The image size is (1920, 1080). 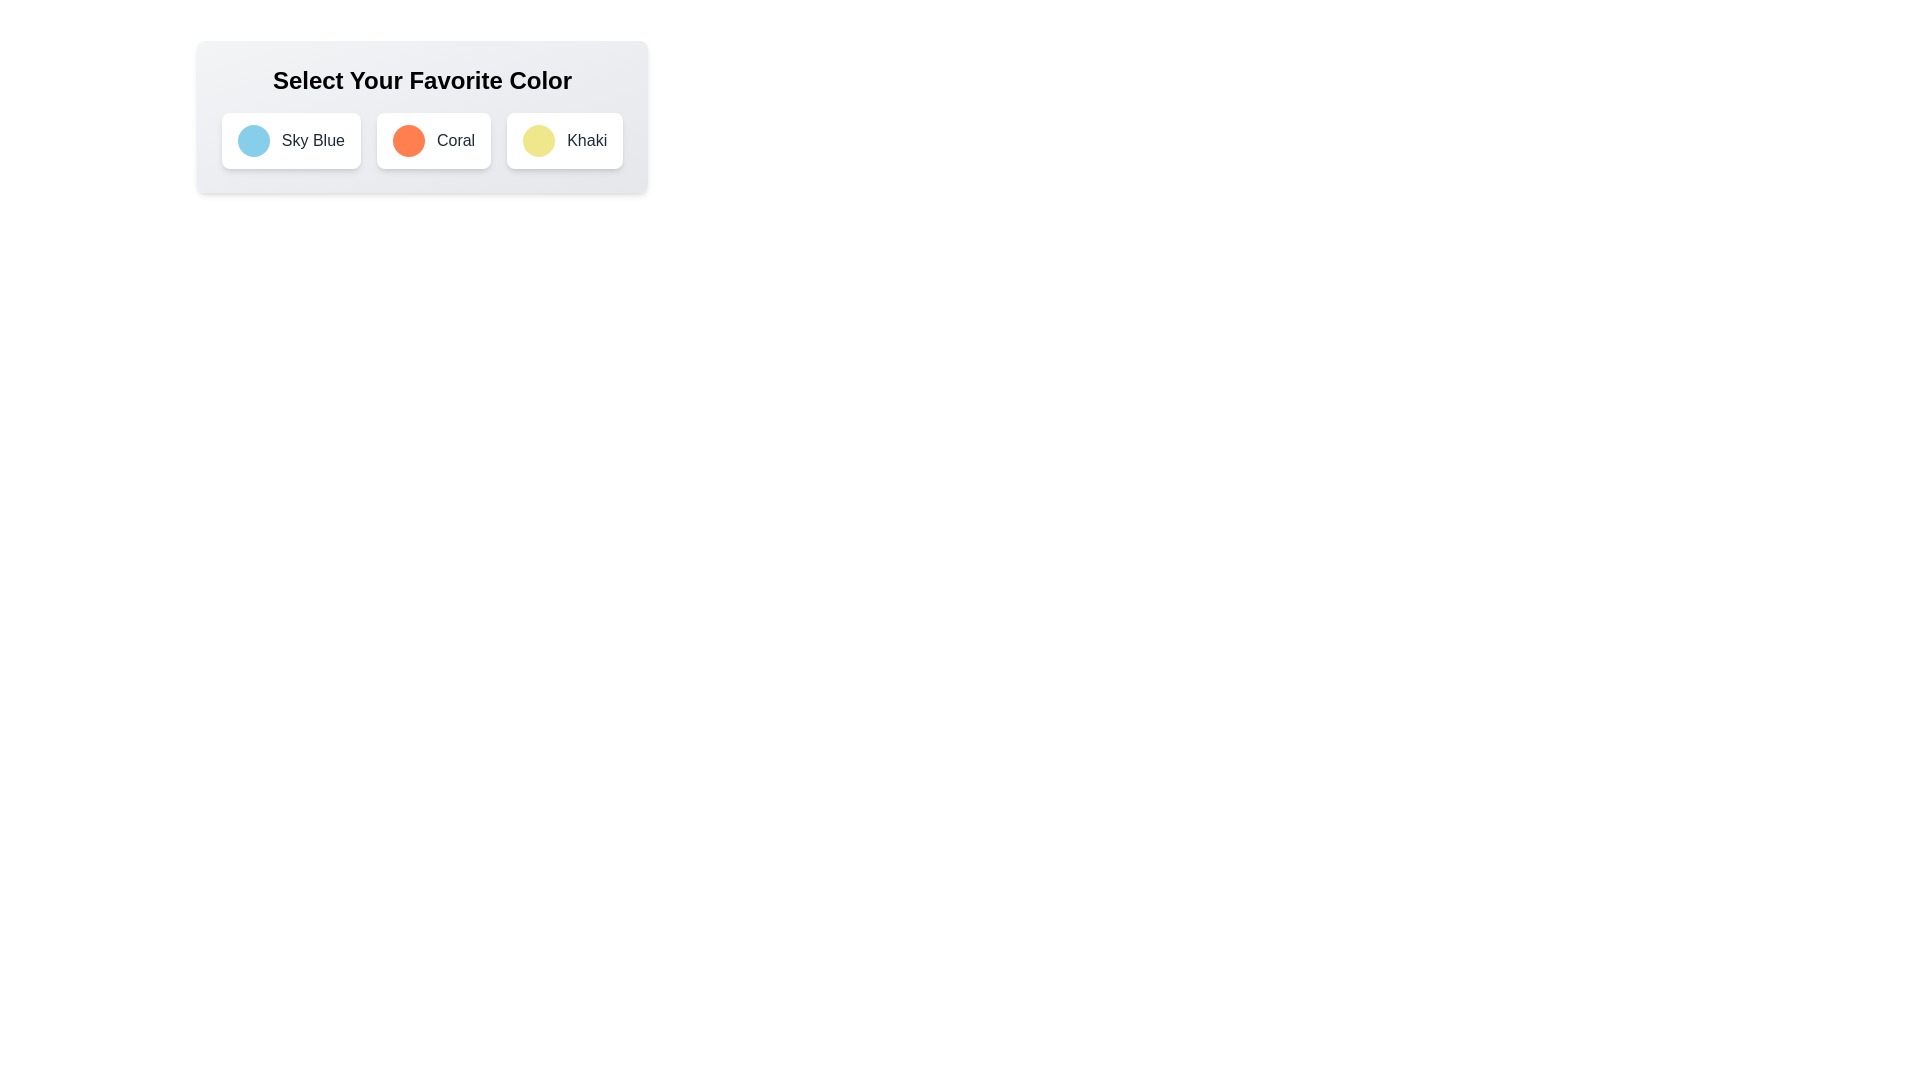 What do you see at coordinates (252, 140) in the screenshot?
I see `the swatch of color Sky Blue to observe its hover effect` at bounding box center [252, 140].